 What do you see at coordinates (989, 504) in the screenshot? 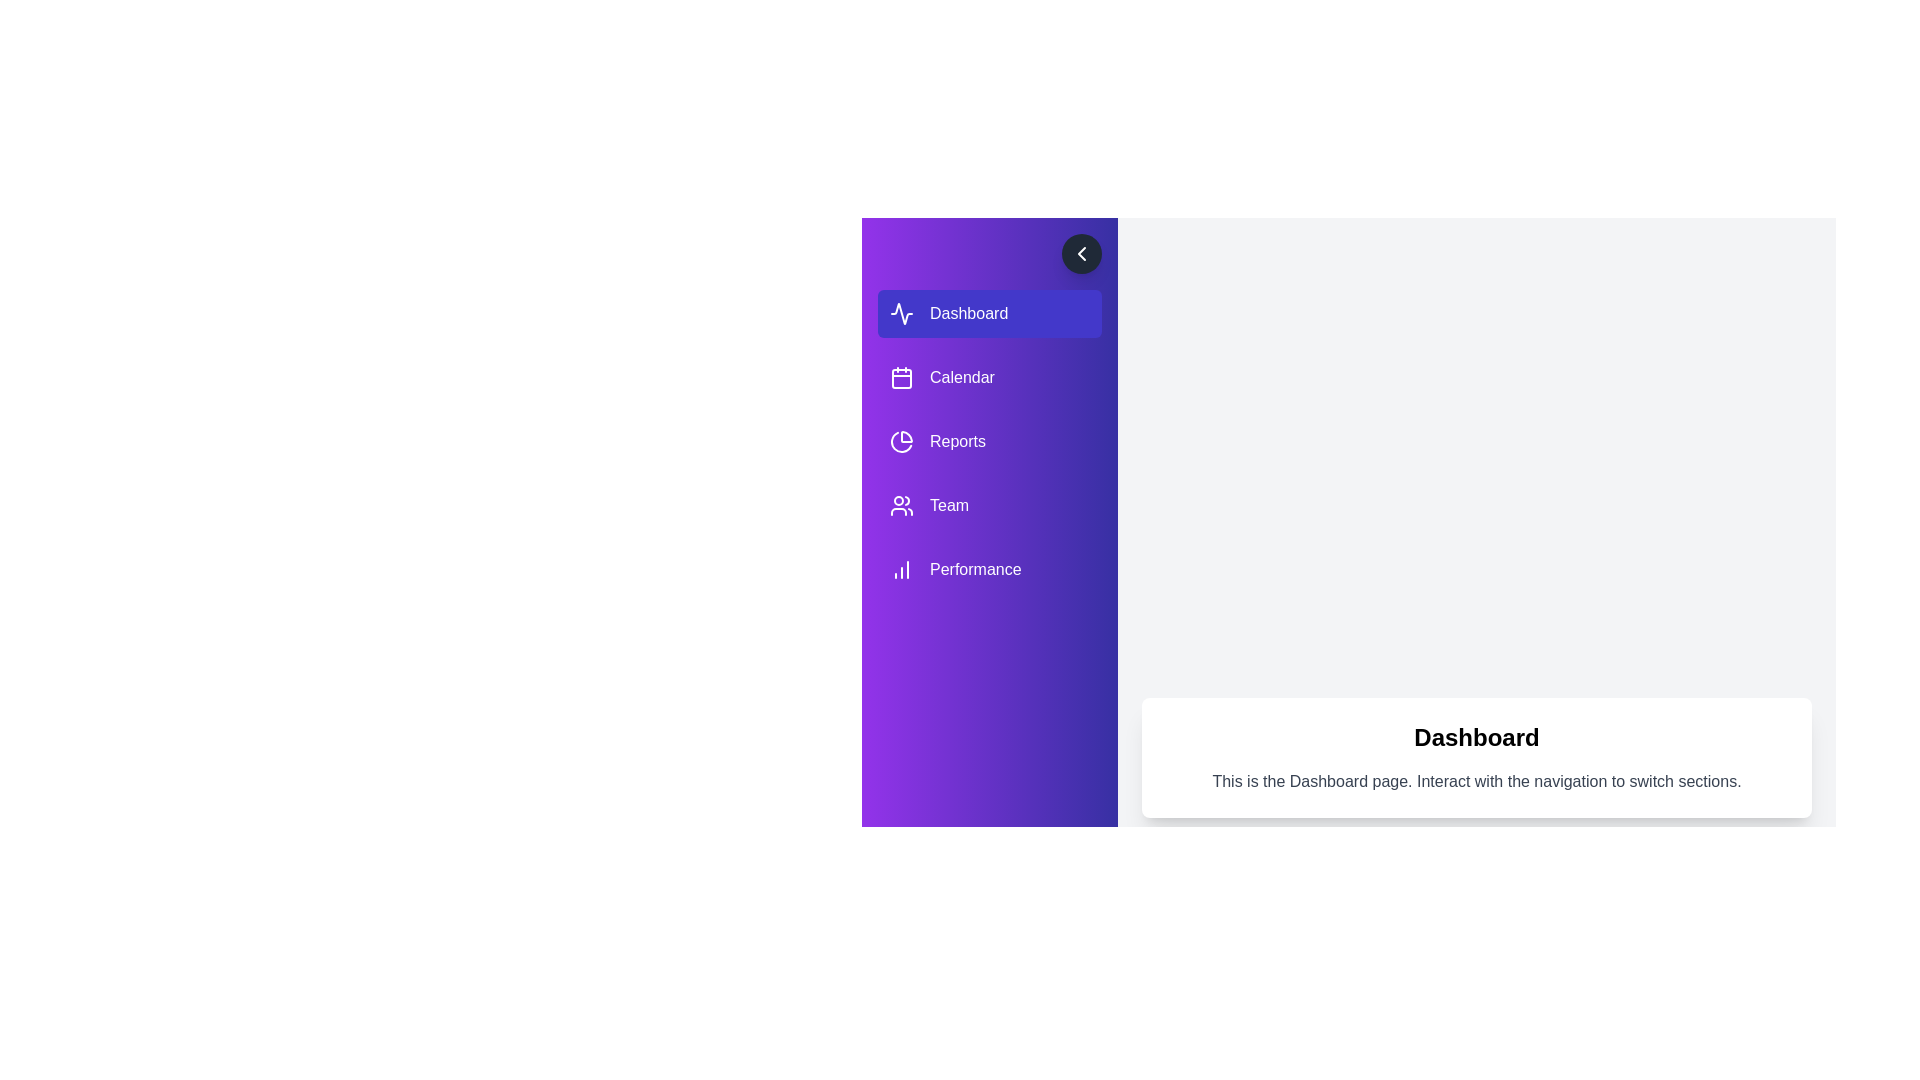
I see `the navigation item labeled Team` at bounding box center [989, 504].